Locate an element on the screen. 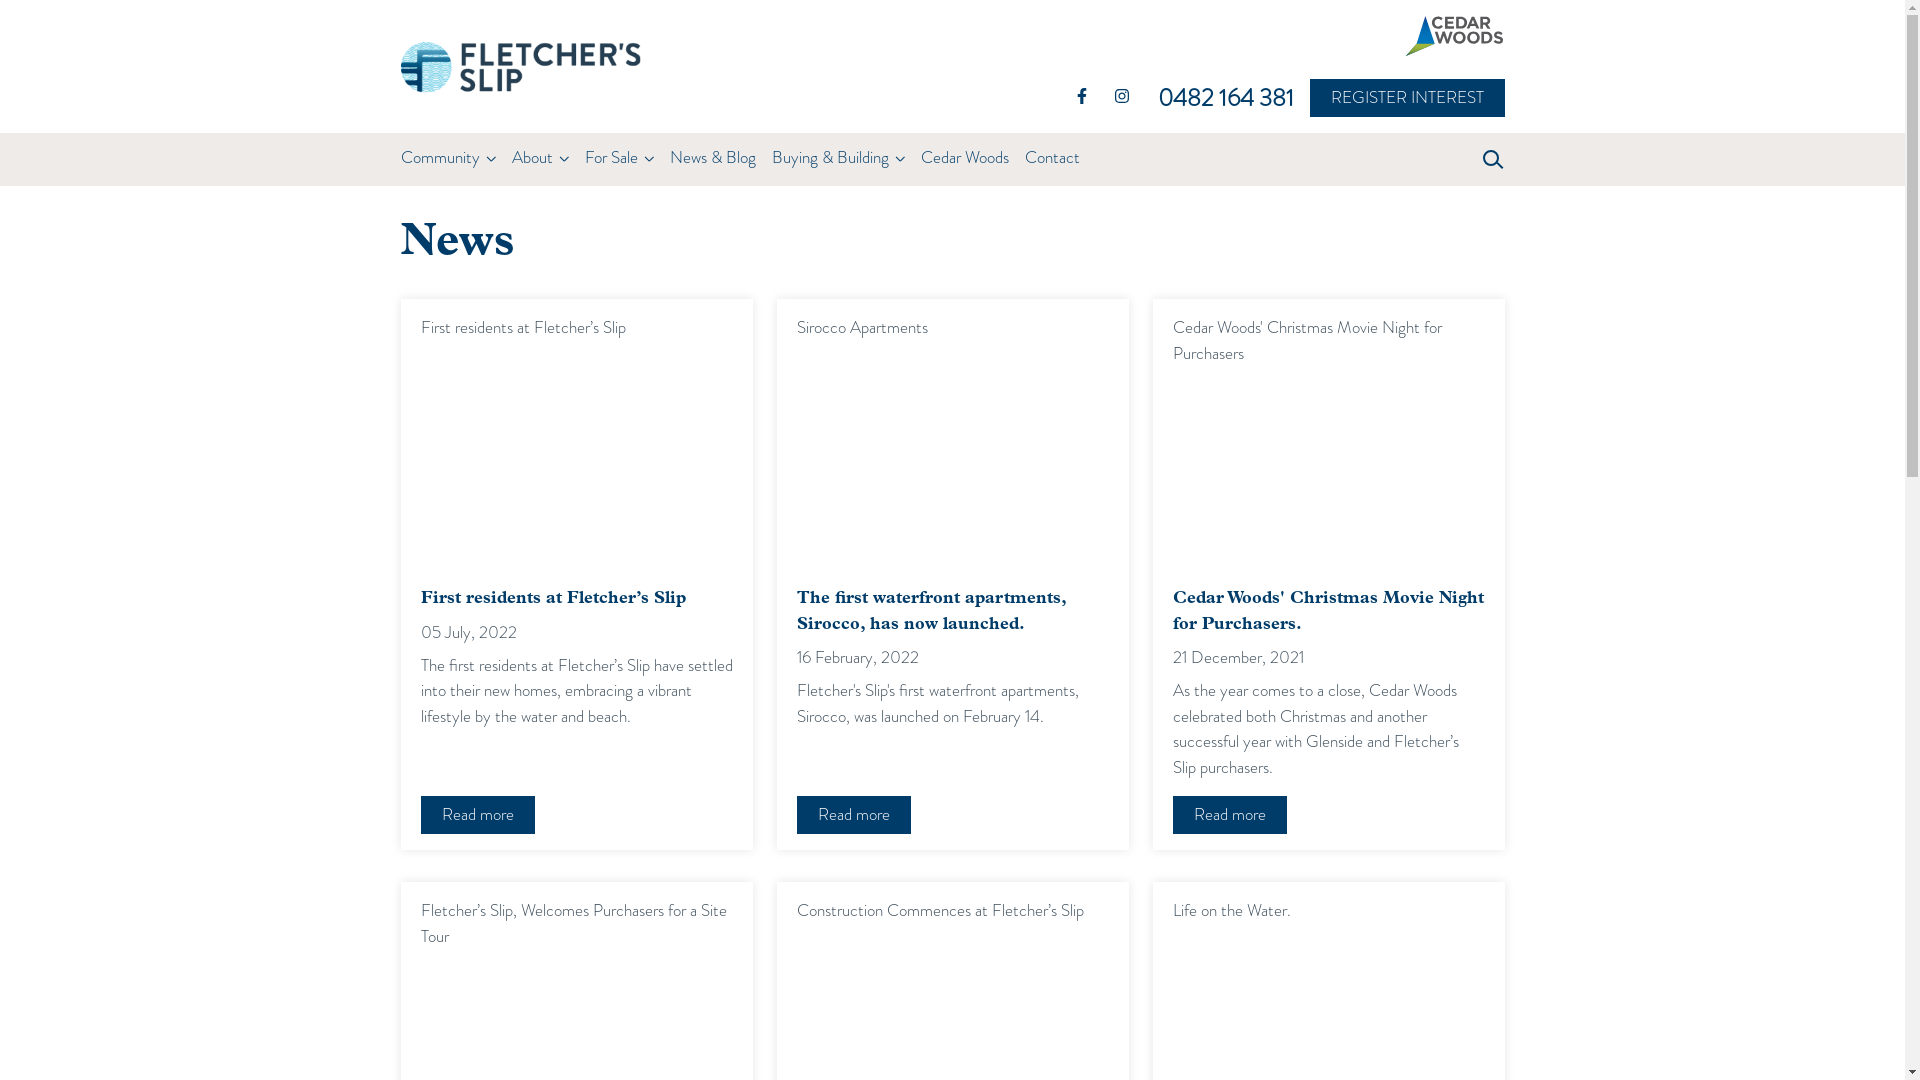  'About' is located at coordinates (539, 157).